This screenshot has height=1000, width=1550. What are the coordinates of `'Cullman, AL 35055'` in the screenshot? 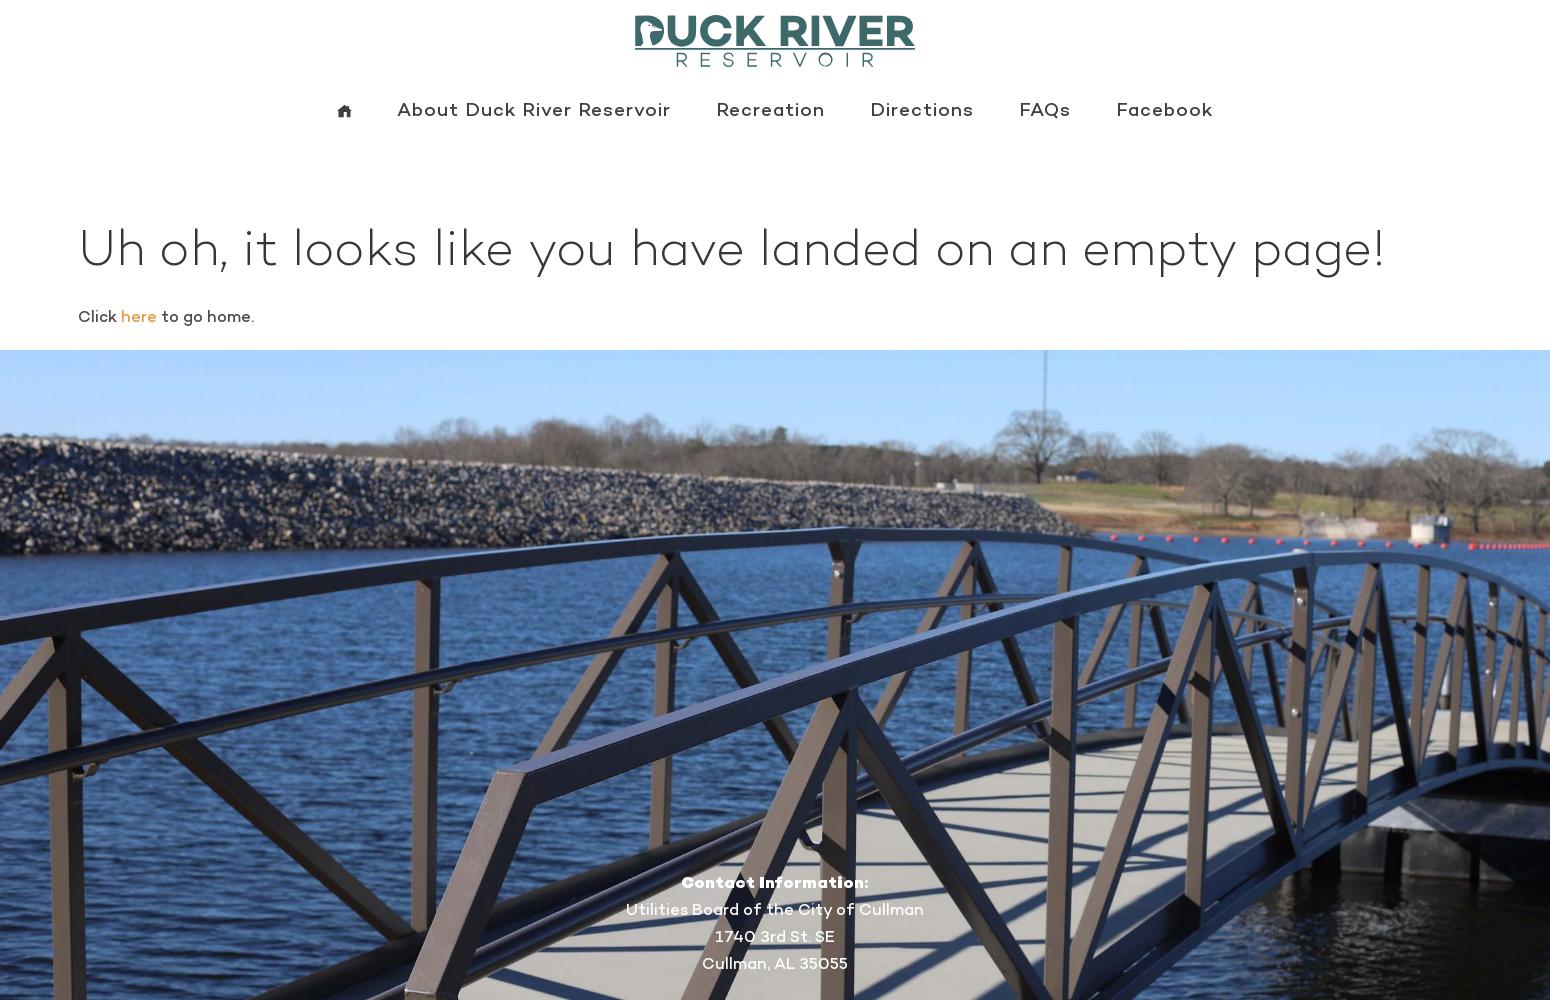 It's located at (775, 962).